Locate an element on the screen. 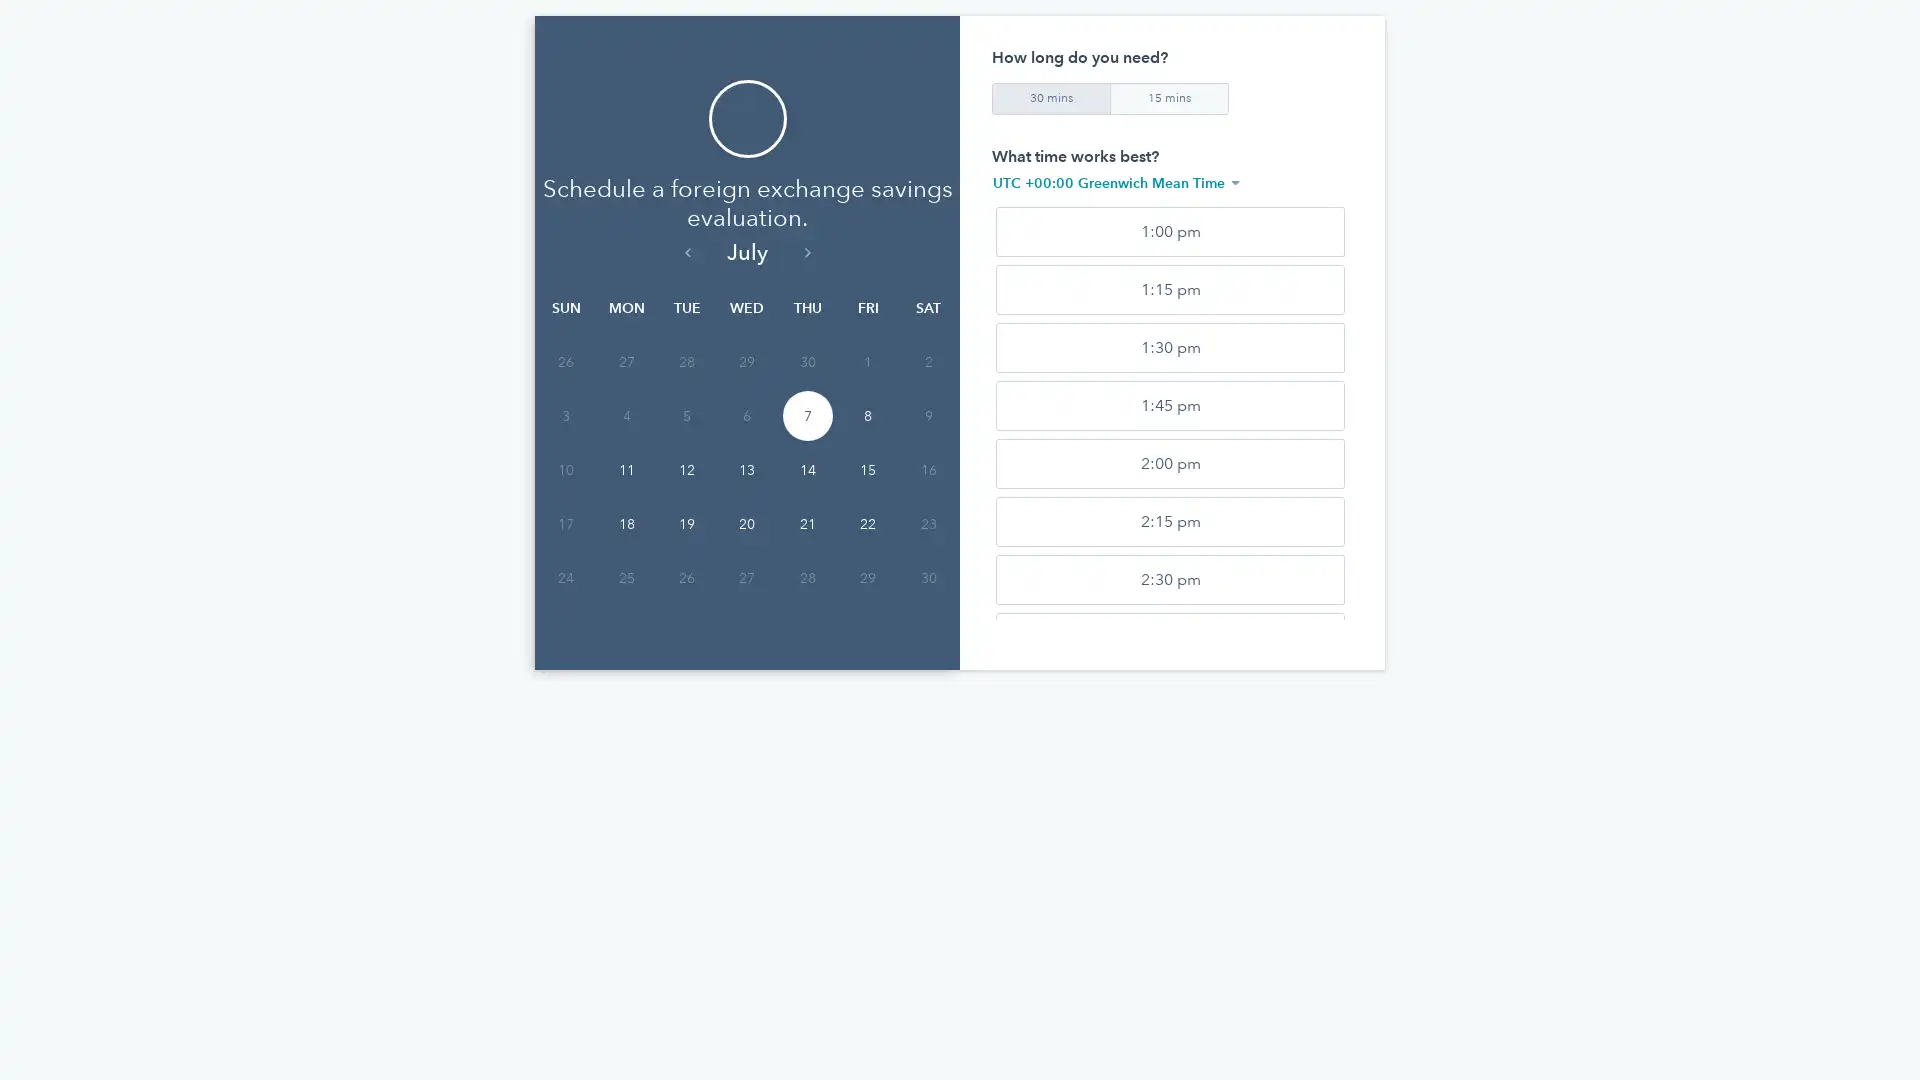  July 6th is located at coordinates (746, 415).